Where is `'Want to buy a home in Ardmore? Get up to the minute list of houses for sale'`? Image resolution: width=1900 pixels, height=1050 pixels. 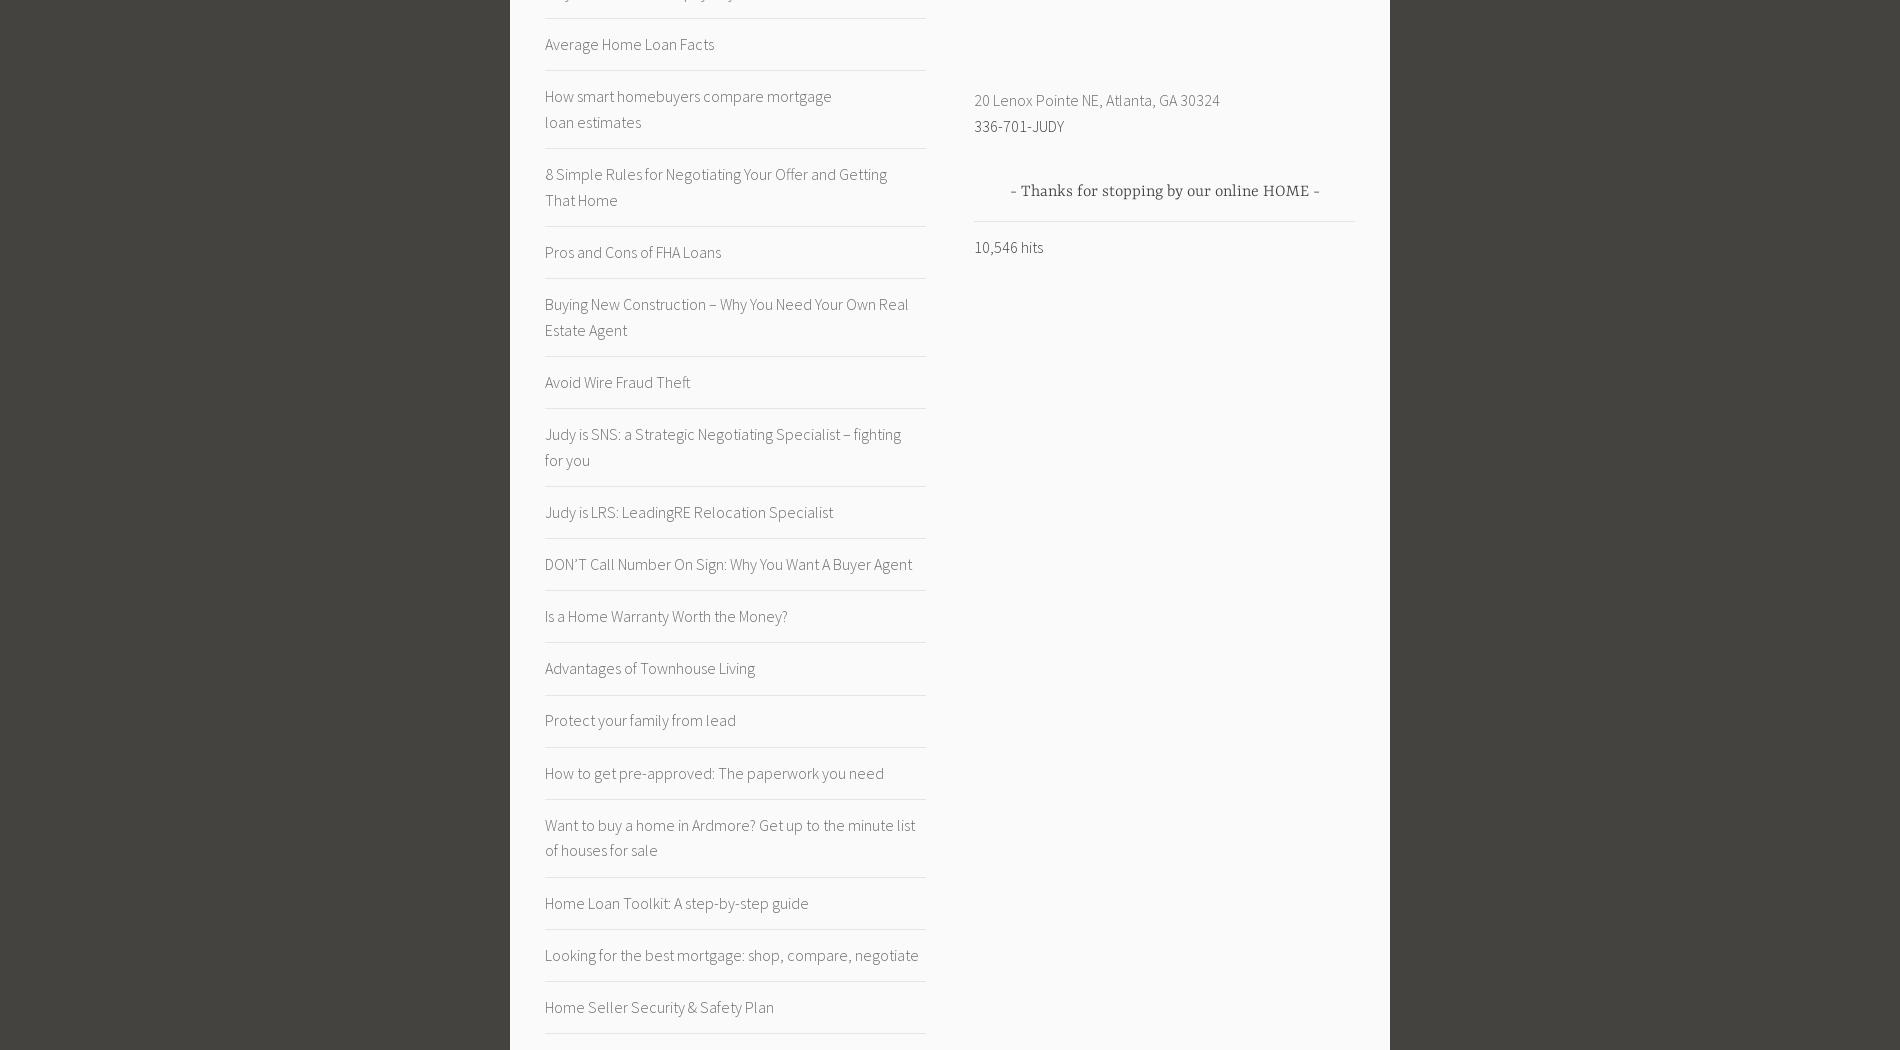 'Want to buy a home in Ardmore? Get up to the minute list of houses for sale' is located at coordinates (728, 836).